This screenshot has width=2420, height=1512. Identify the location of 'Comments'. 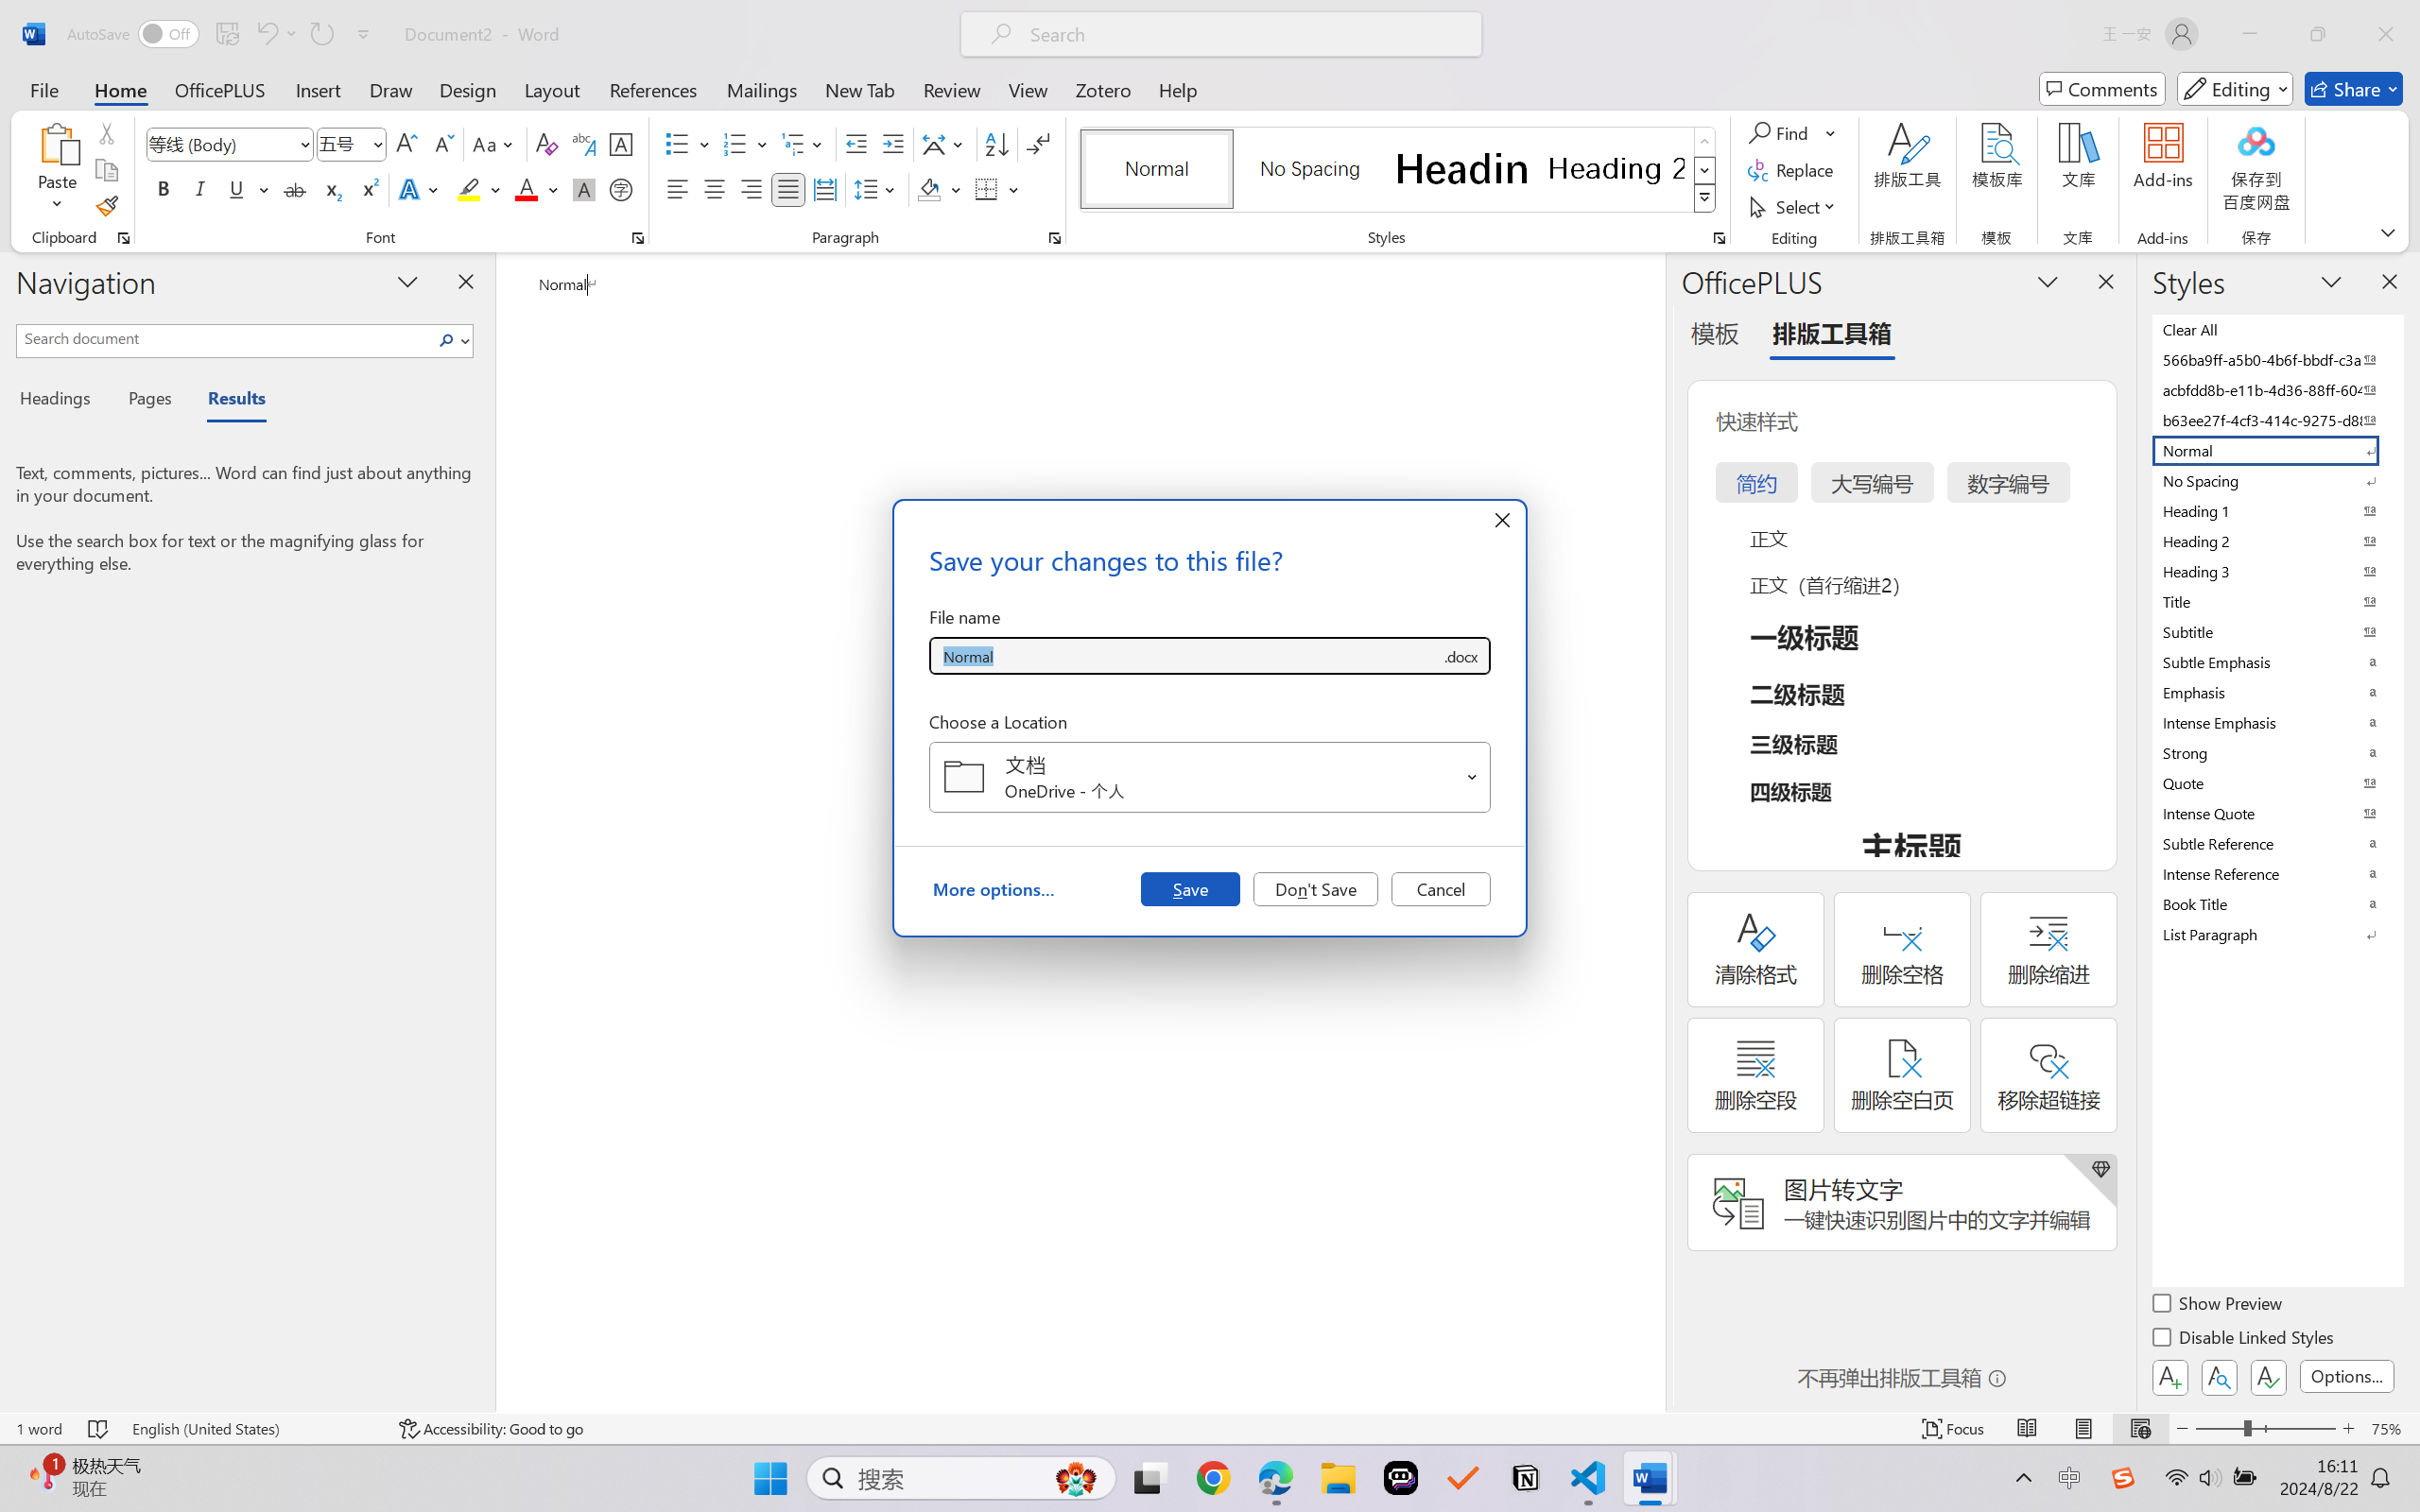
(2102, 88).